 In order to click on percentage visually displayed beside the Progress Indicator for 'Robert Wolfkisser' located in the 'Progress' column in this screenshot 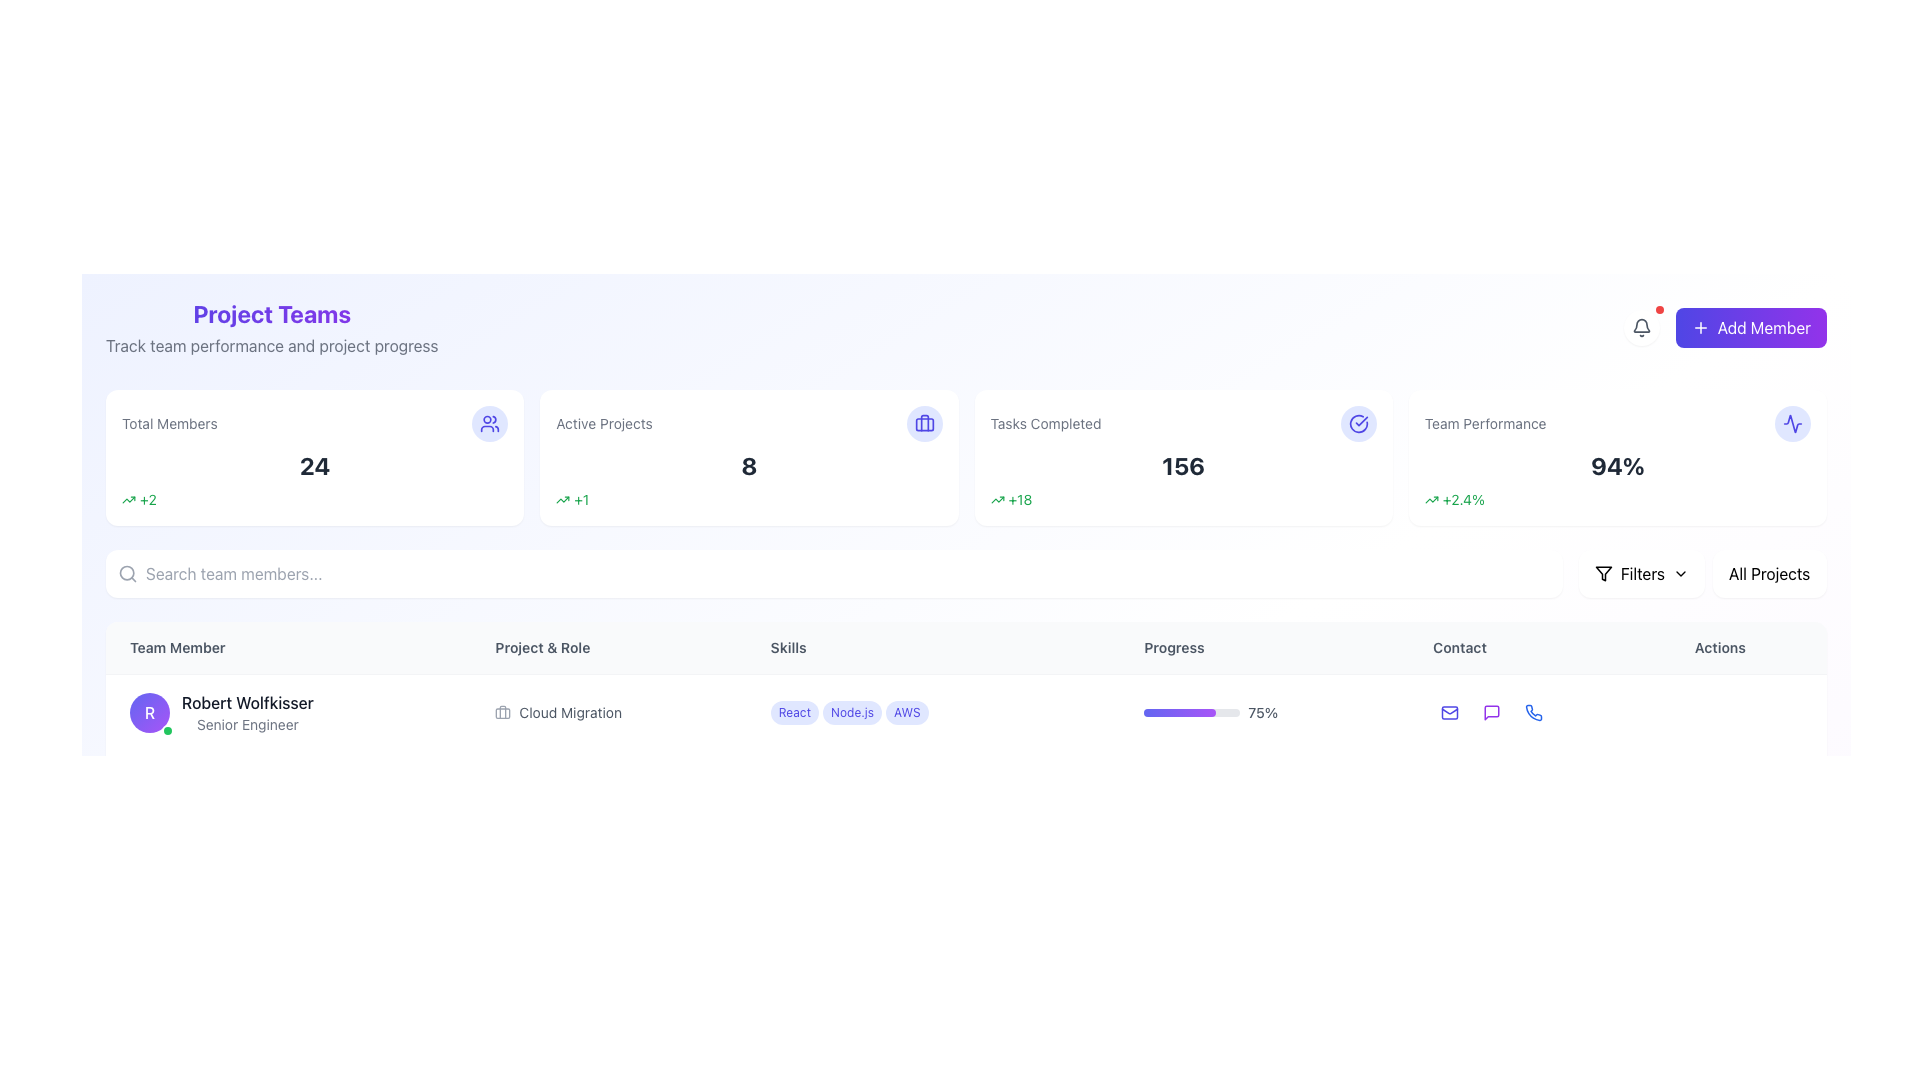, I will do `click(1263, 712)`.